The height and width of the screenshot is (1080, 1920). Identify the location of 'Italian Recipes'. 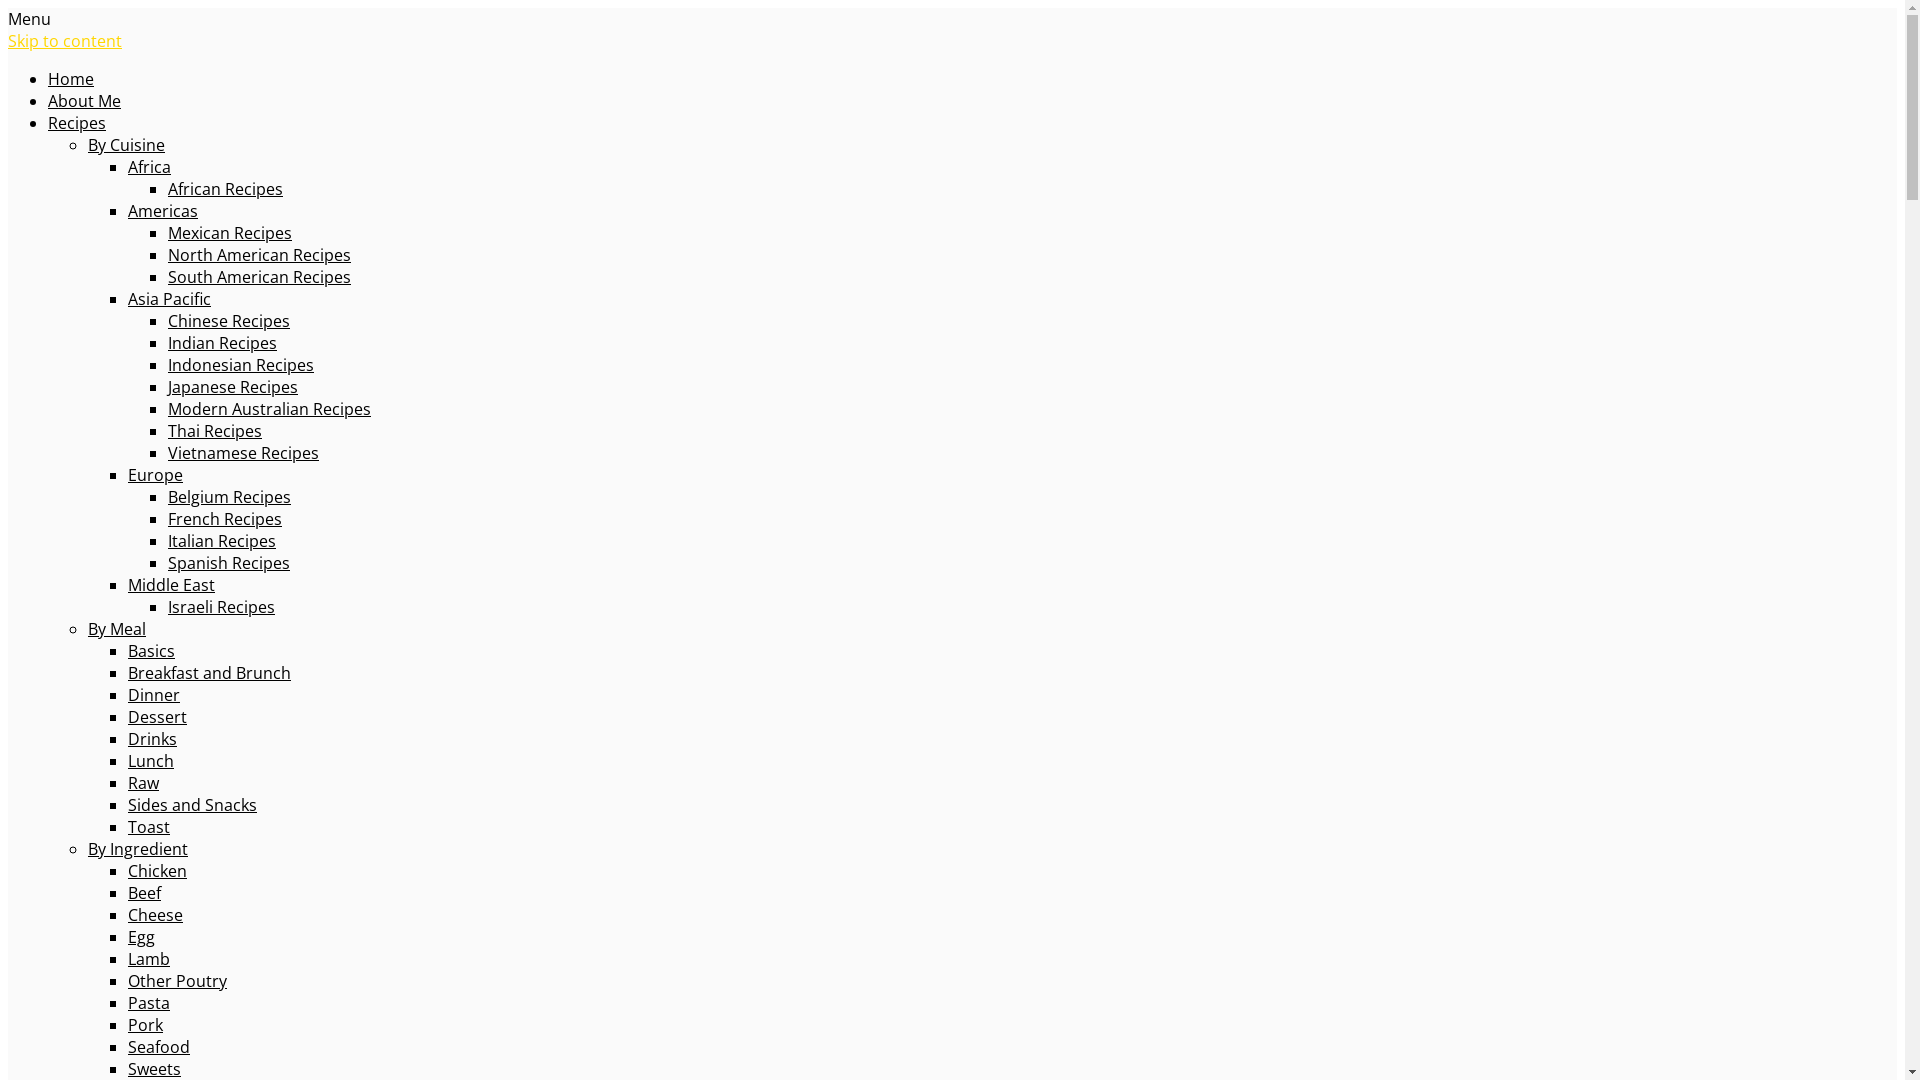
(221, 540).